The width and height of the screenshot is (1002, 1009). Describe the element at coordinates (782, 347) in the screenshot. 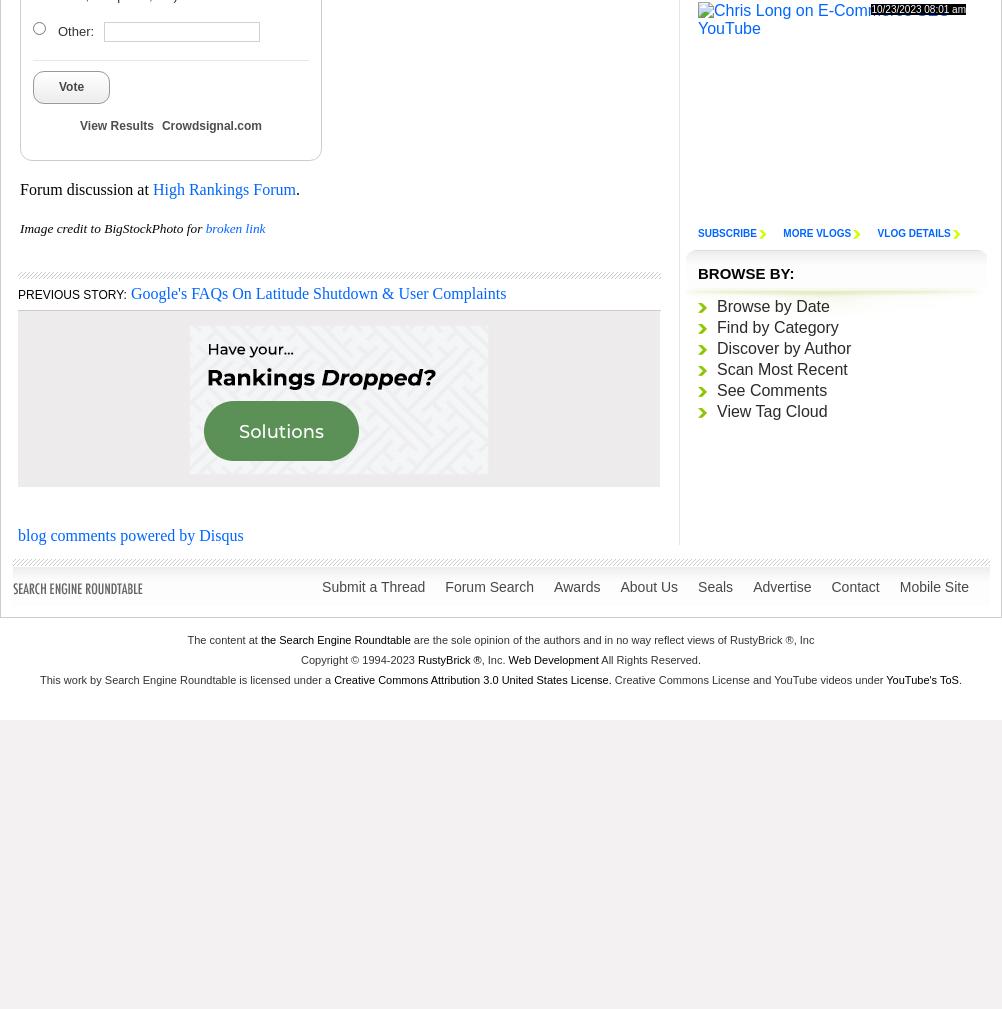

I see `'Discover by Author'` at that location.